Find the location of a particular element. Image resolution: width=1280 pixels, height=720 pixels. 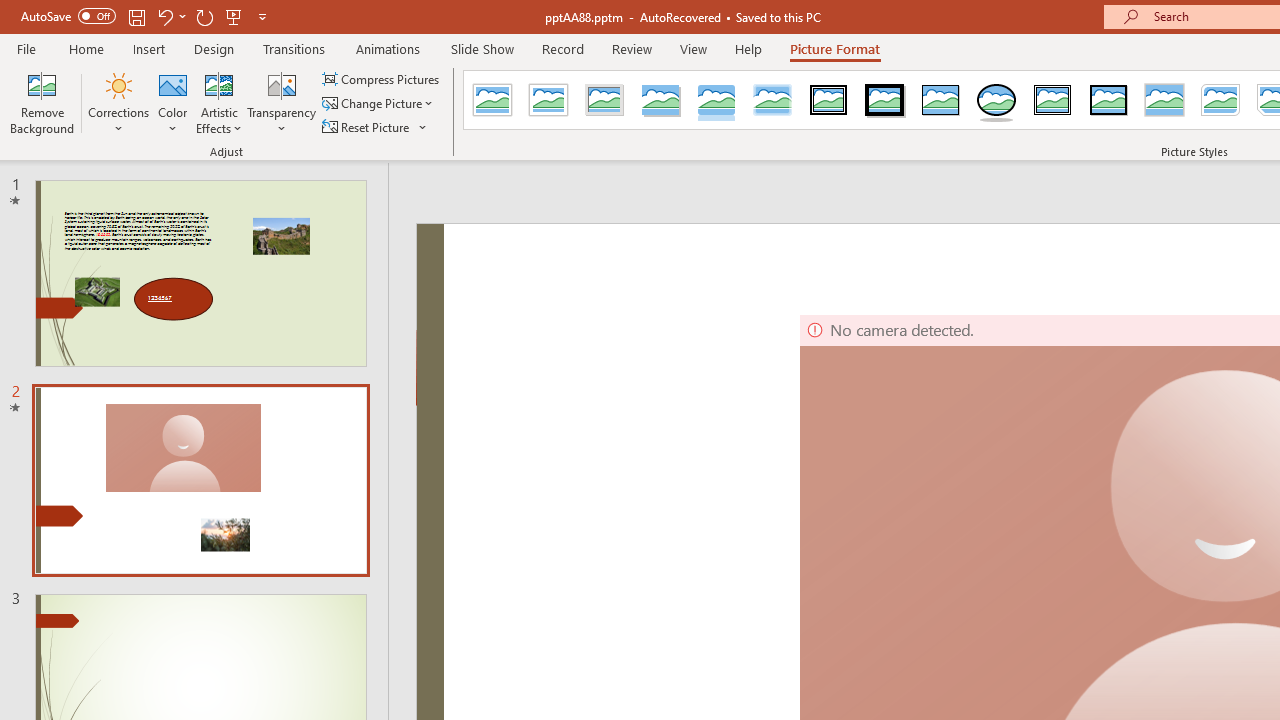

'Double Frame, Black' is located at coordinates (829, 100).